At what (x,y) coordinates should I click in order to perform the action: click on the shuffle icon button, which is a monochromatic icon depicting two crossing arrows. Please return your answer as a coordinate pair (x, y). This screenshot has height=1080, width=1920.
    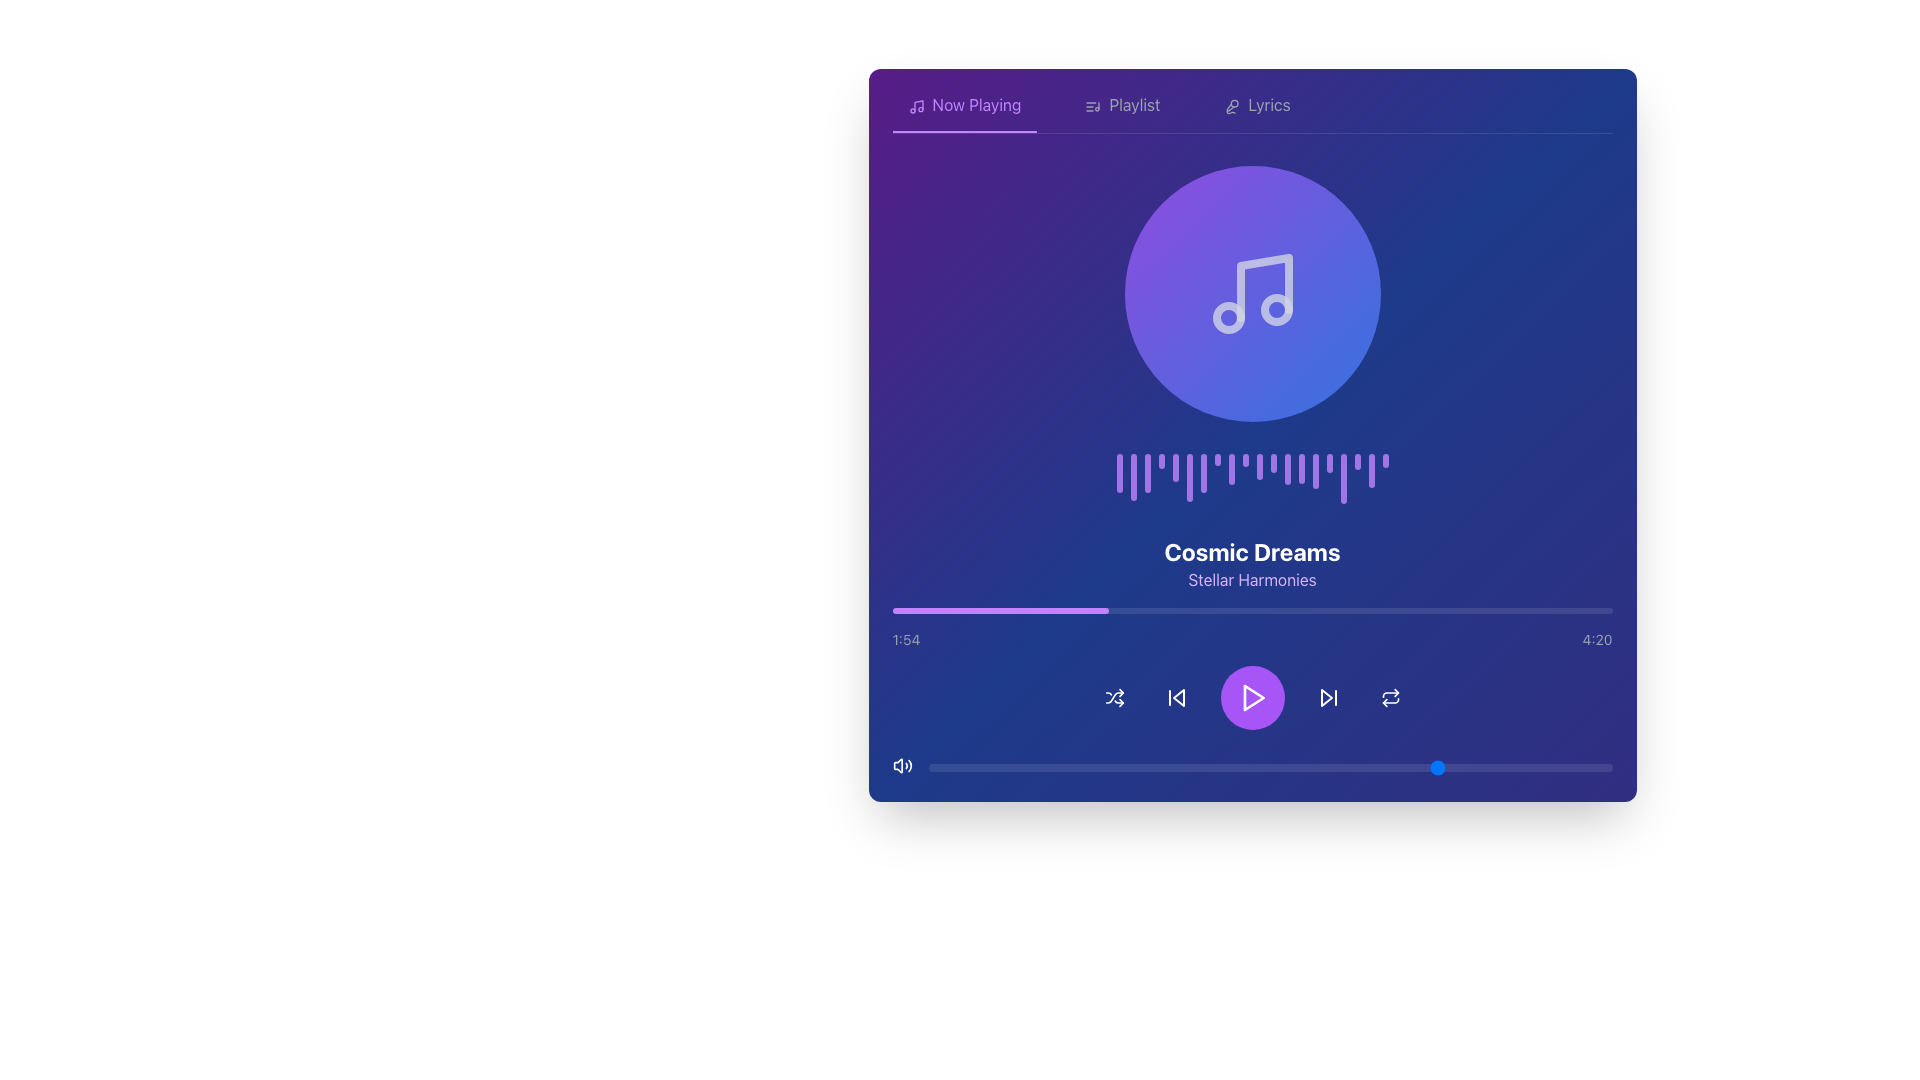
    Looking at the image, I should click on (1113, 697).